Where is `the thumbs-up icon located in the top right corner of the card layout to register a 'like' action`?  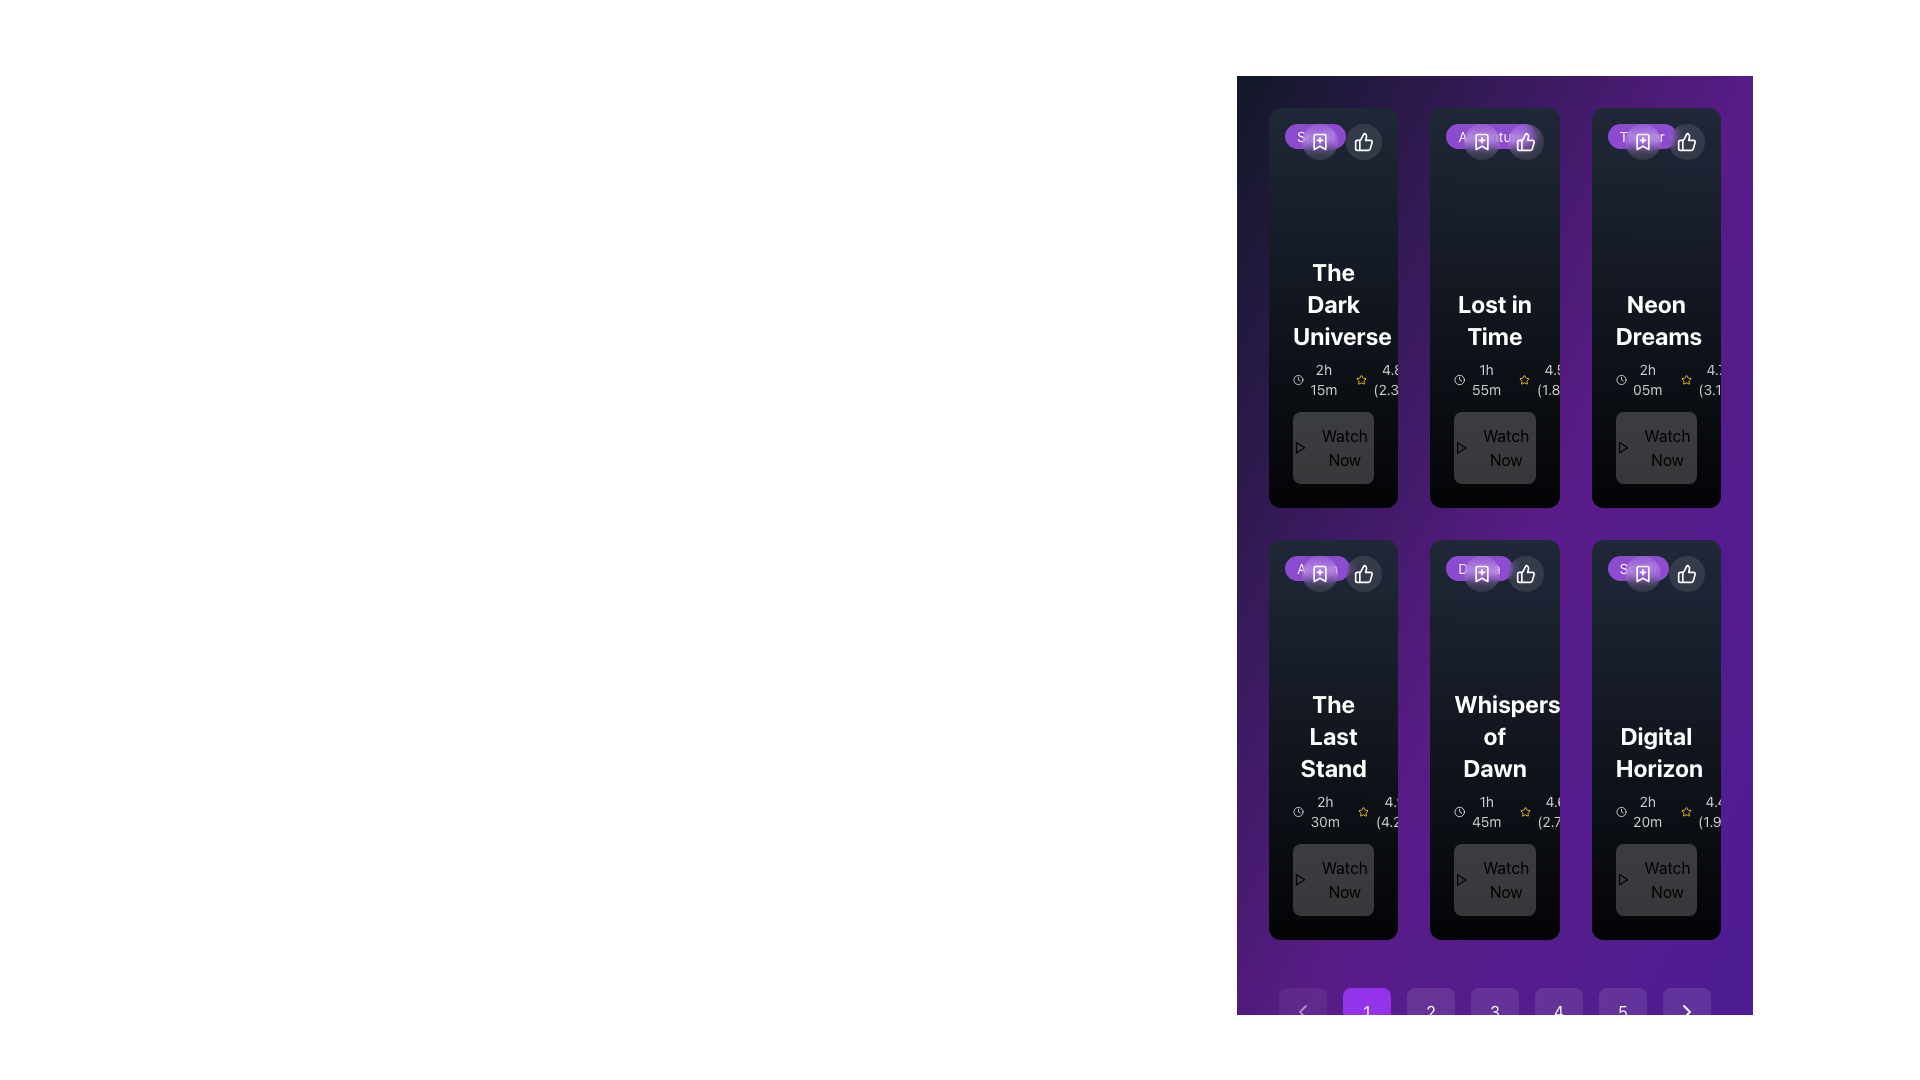
the thumbs-up icon located in the top right corner of the card layout to register a 'like' action is located at coordinates (1524, 574).